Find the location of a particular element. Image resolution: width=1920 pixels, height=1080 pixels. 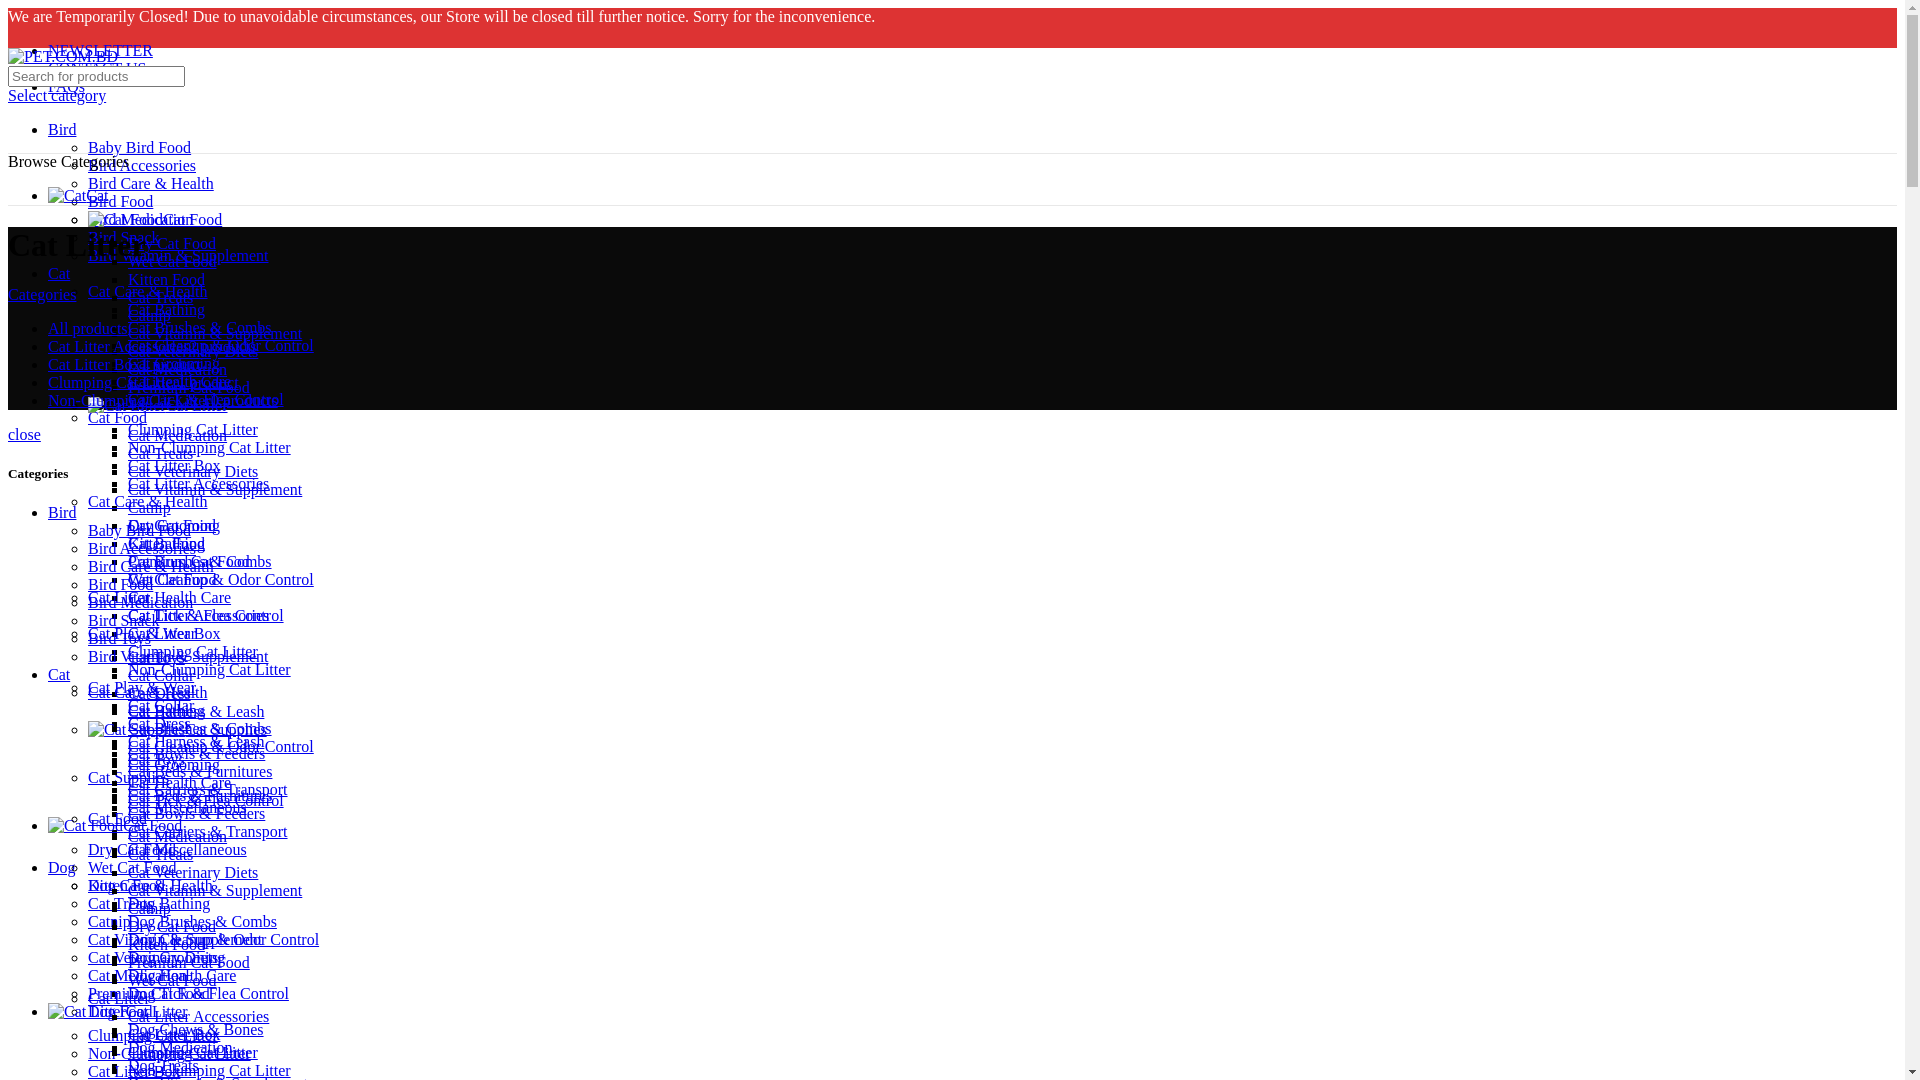

'Bird Toys' is located at coordinates (86, 638).